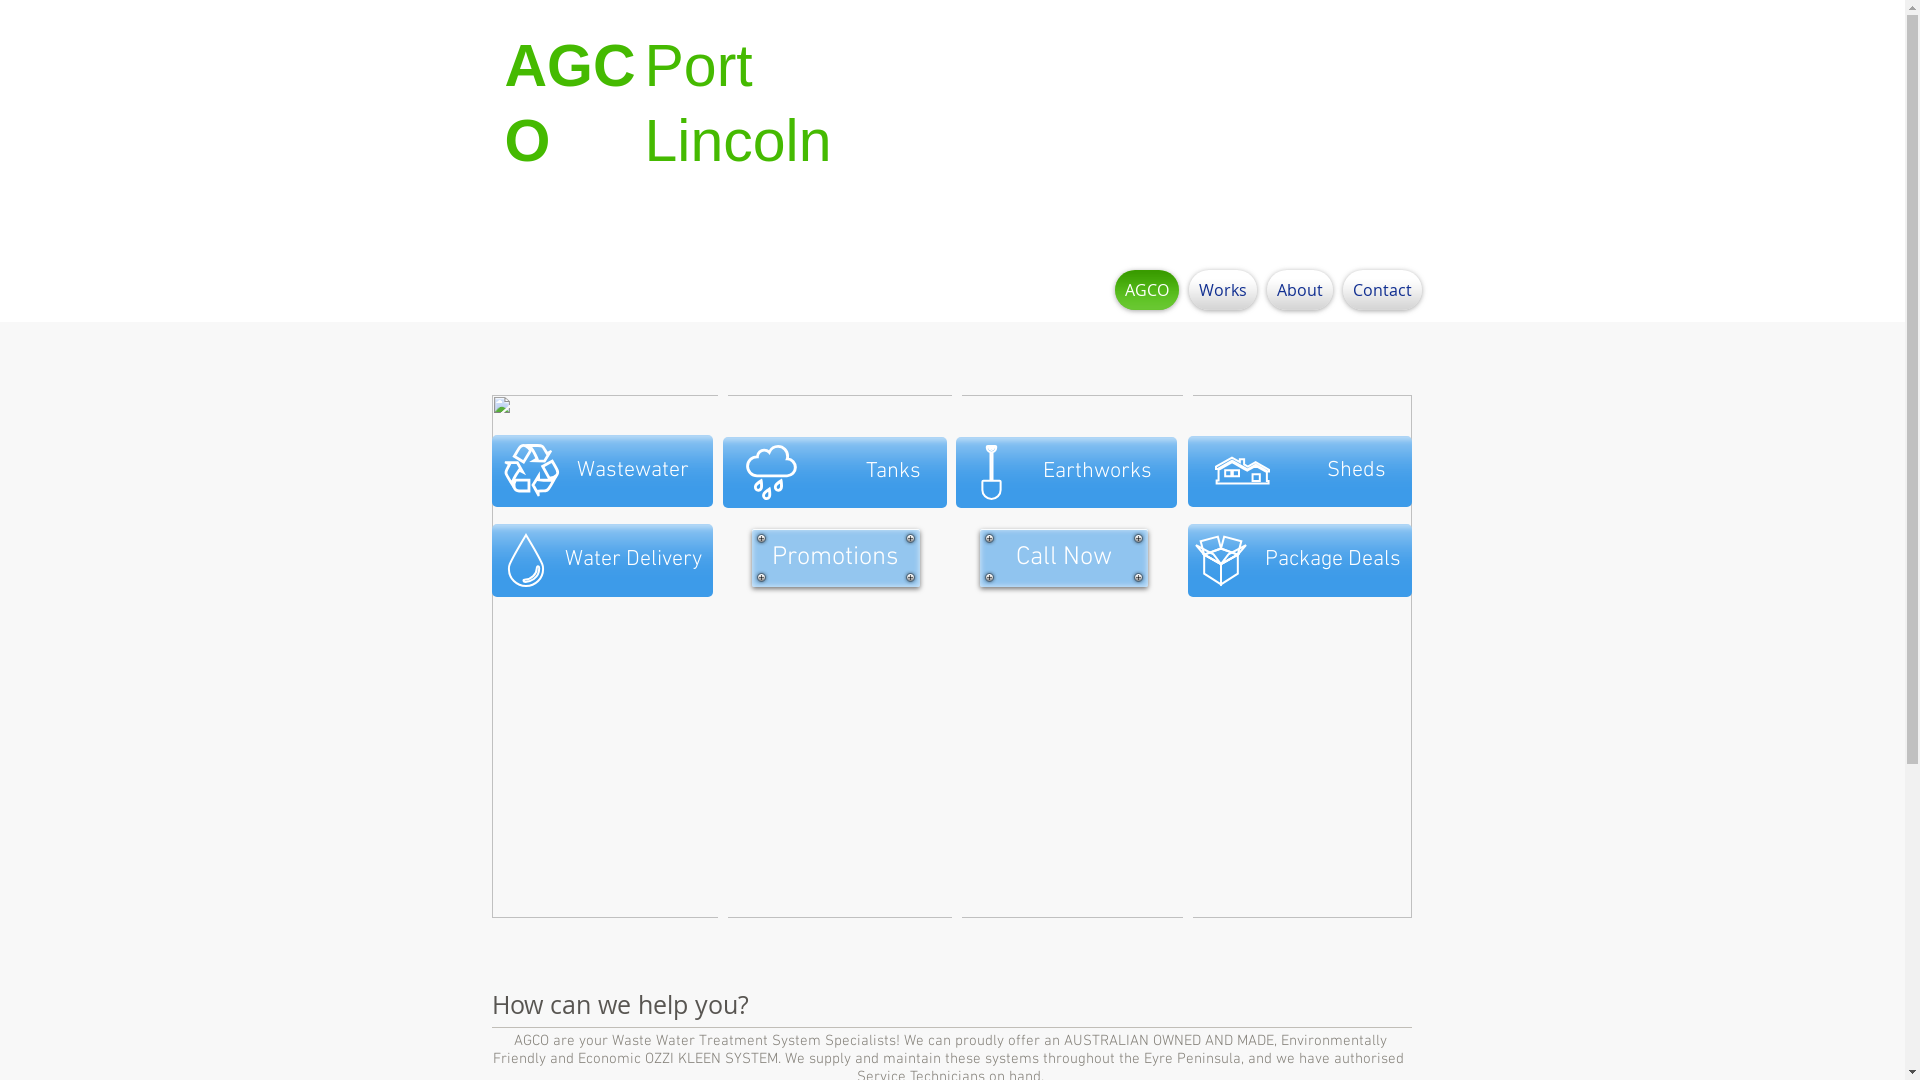 This screenshot has height=1080, width=1920. Describe the element at coordinates (1147, 289) in the screenshot. I see `'AGCO'` at that location.